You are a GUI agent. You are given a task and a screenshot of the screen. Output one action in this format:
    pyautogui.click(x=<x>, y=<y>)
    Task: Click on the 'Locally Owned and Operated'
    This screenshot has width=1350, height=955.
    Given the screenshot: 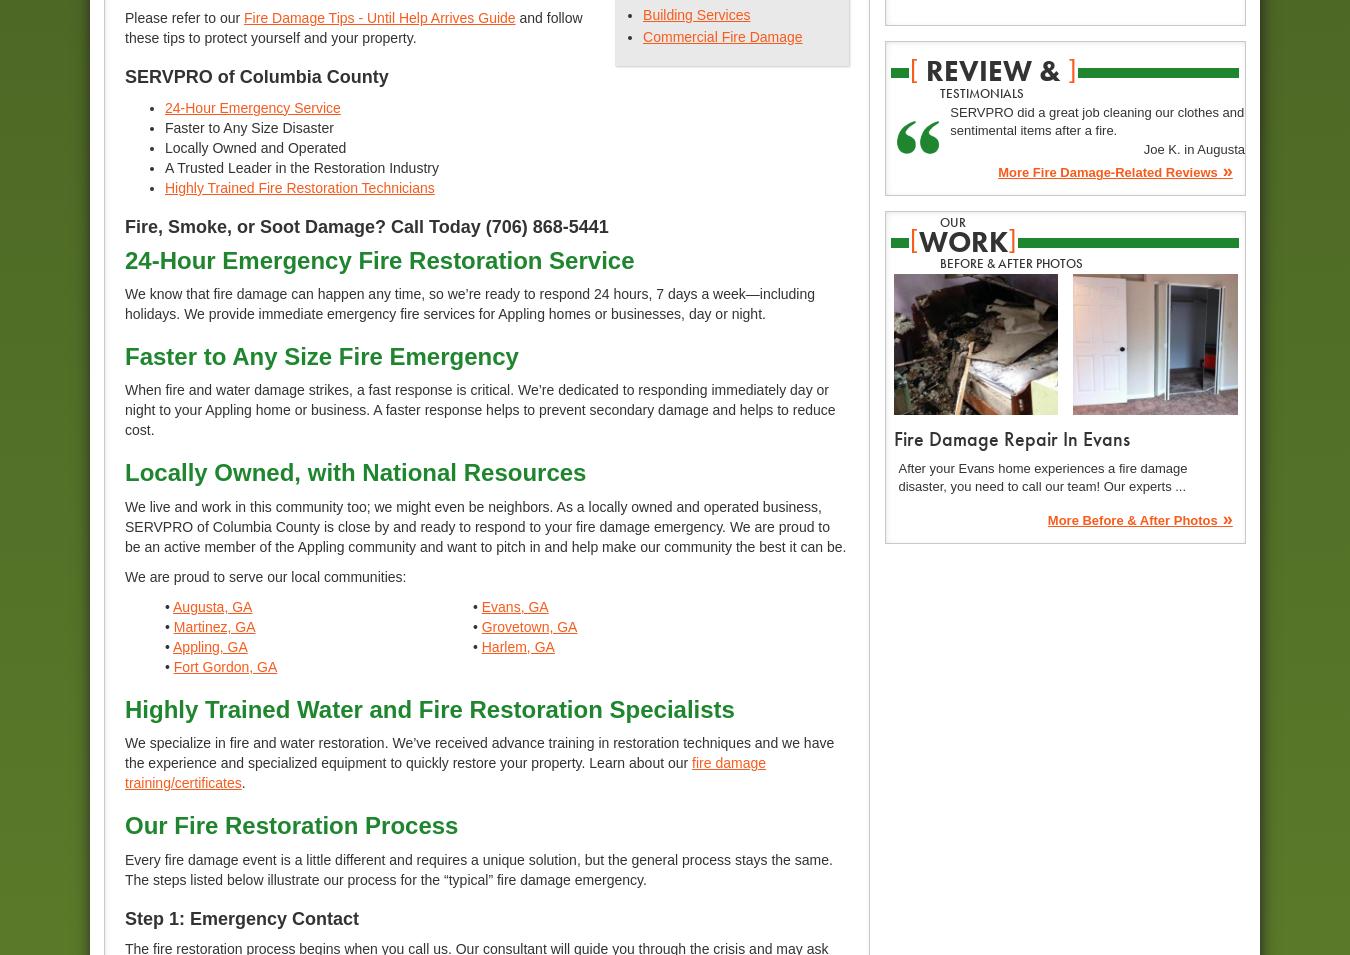 What is the action you would take?
    pyautogui.click(x=254, y=145)
    